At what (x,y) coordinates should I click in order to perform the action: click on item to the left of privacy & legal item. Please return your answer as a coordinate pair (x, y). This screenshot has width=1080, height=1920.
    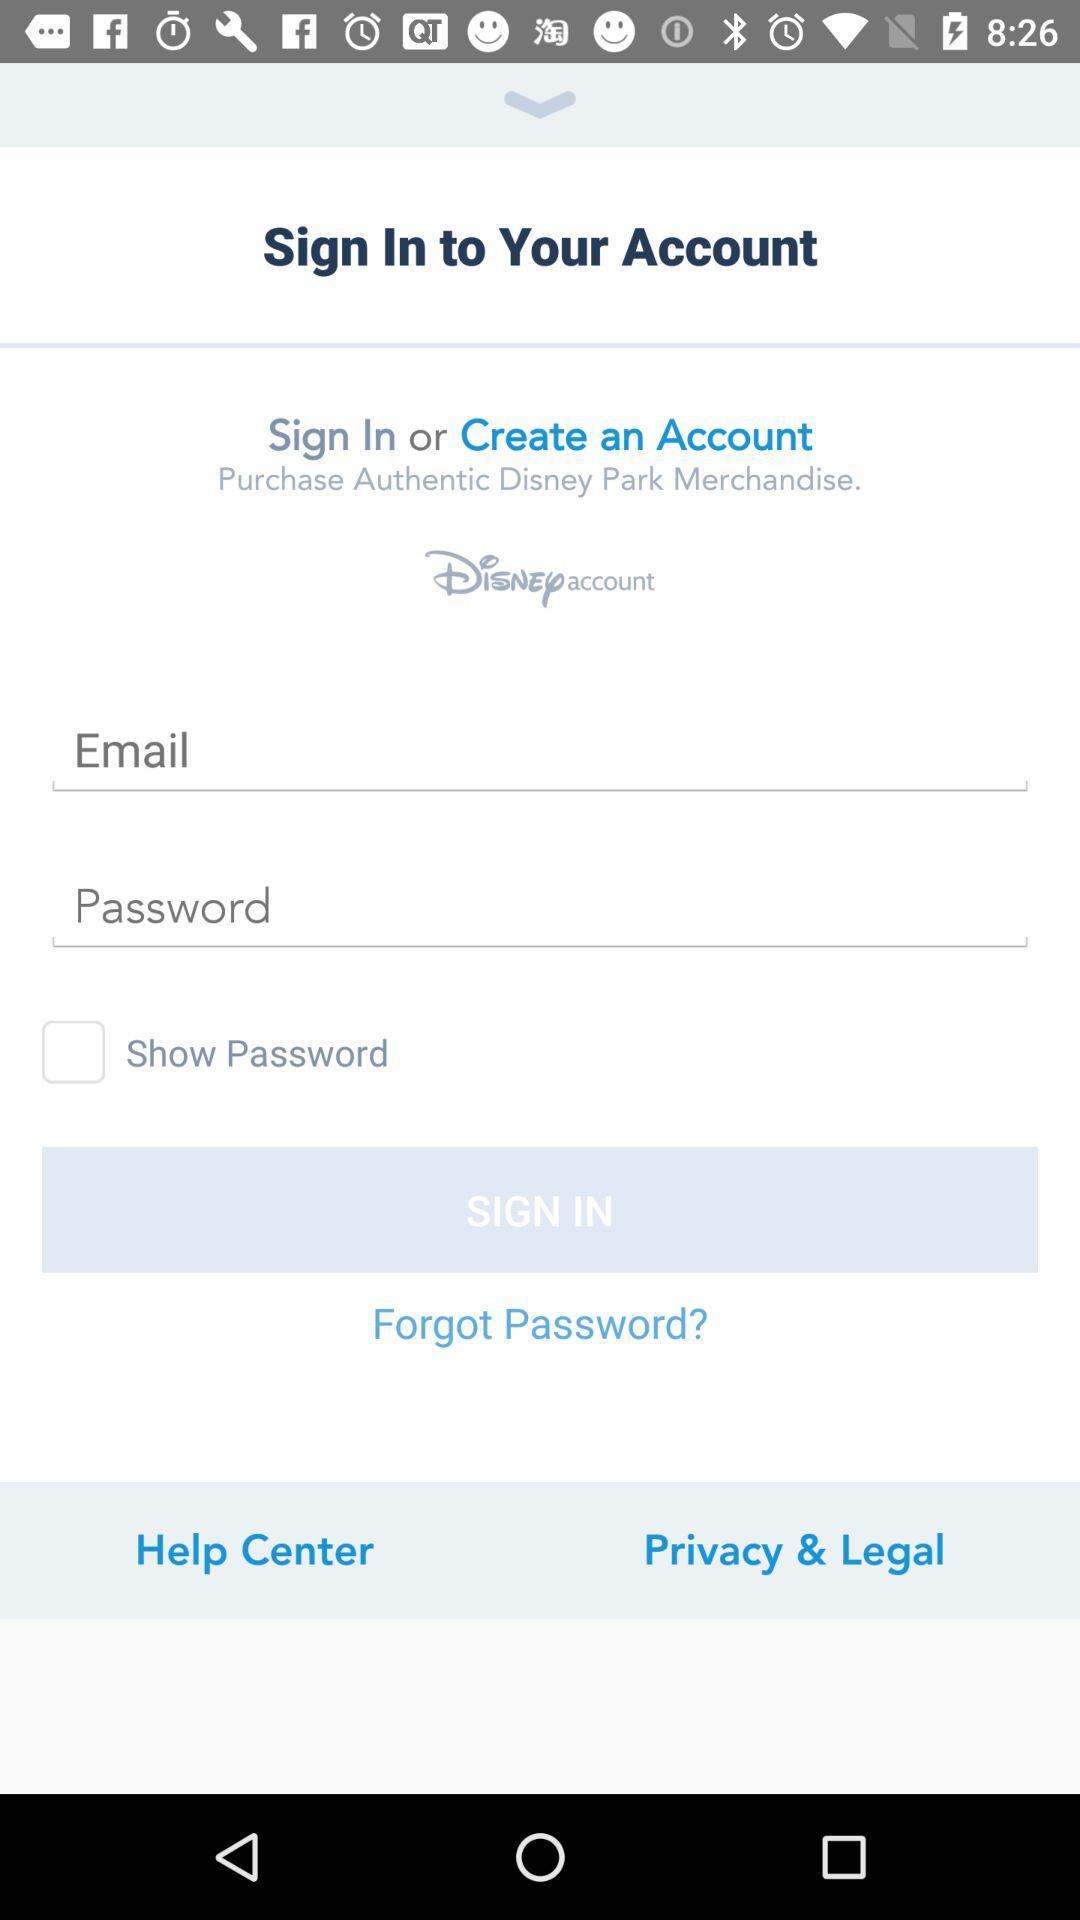
    Looking at the image, I should click on (253, 1549).